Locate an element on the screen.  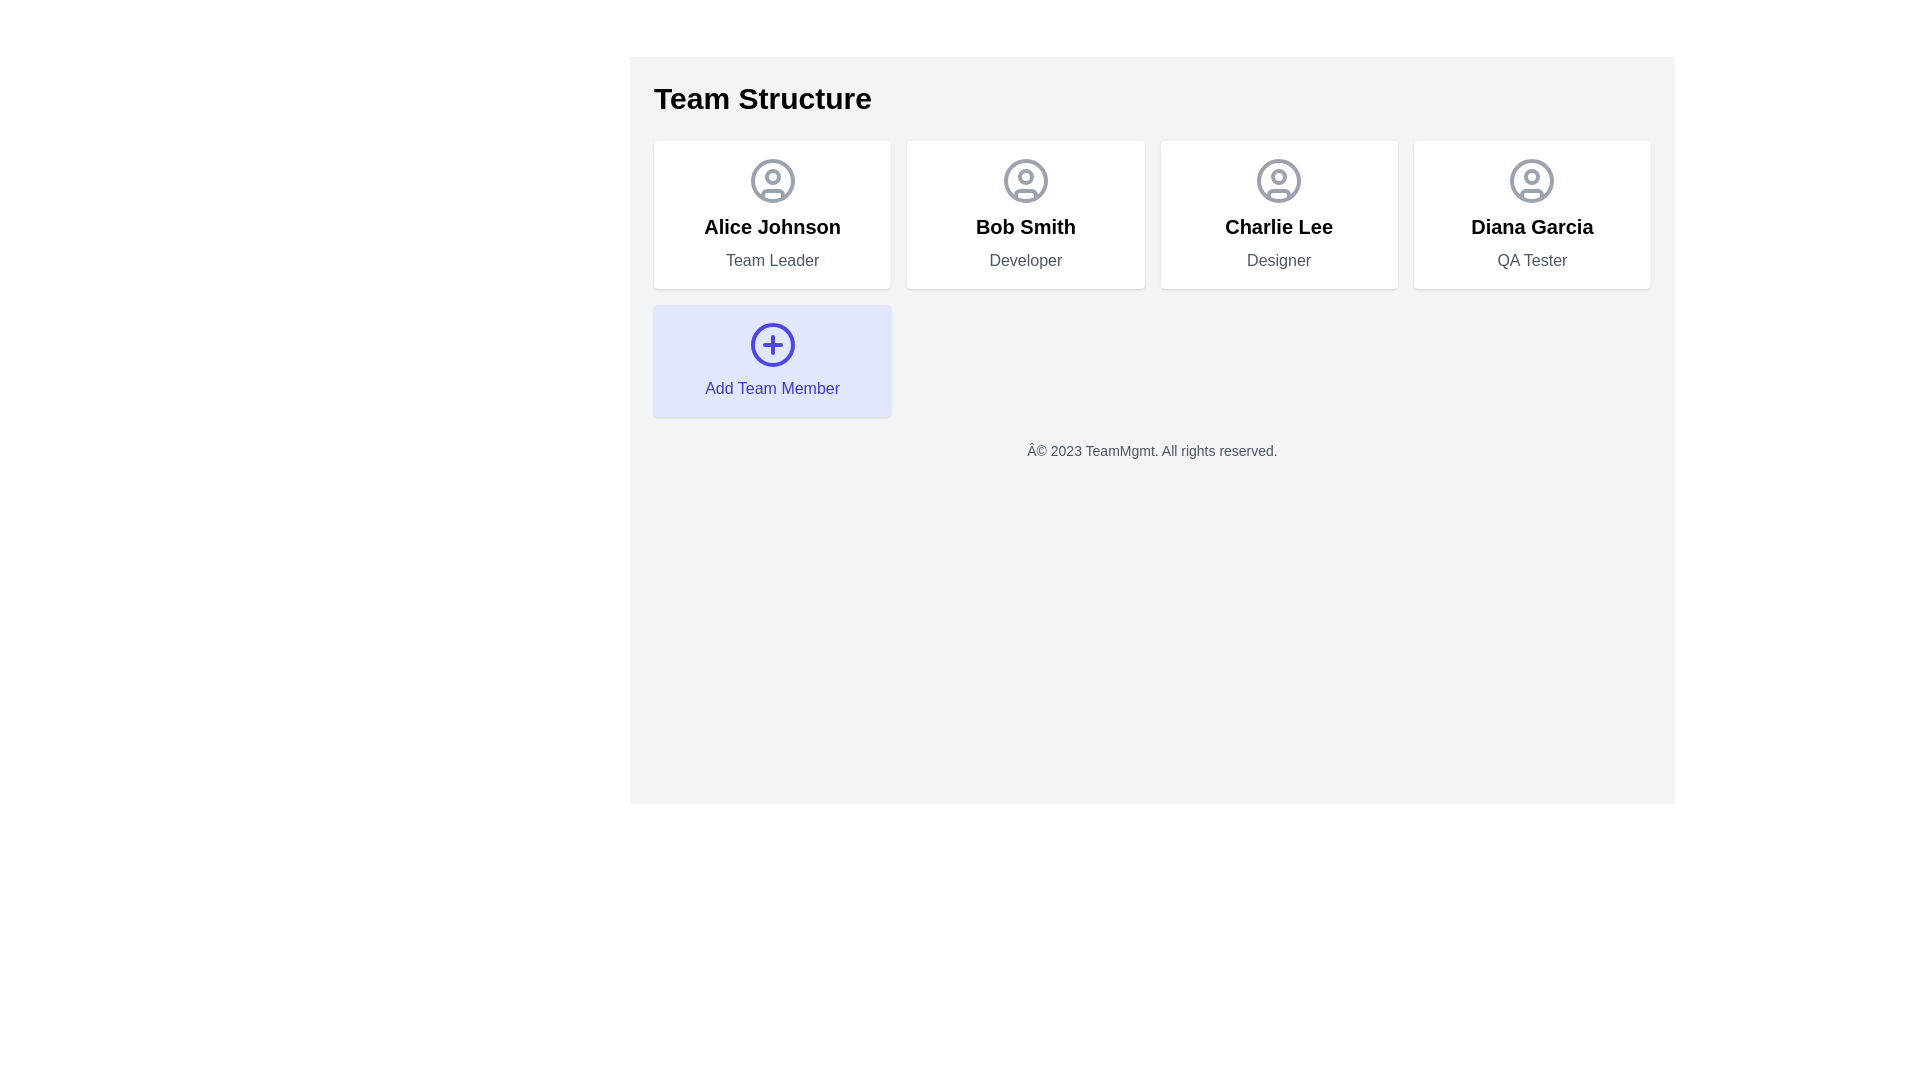
the static text displaying the copyright notice '© 2023 TeamMgmt. All rights reserved.' located at the bottom-center of the page is located at coordinates (1152, 451).